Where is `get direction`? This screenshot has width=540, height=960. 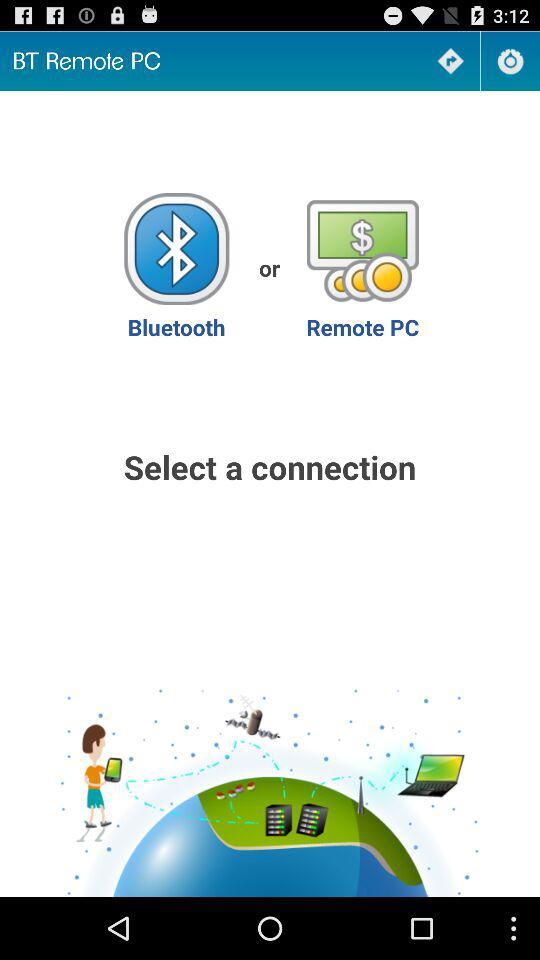
get direction is located at coordinates (450, 61).